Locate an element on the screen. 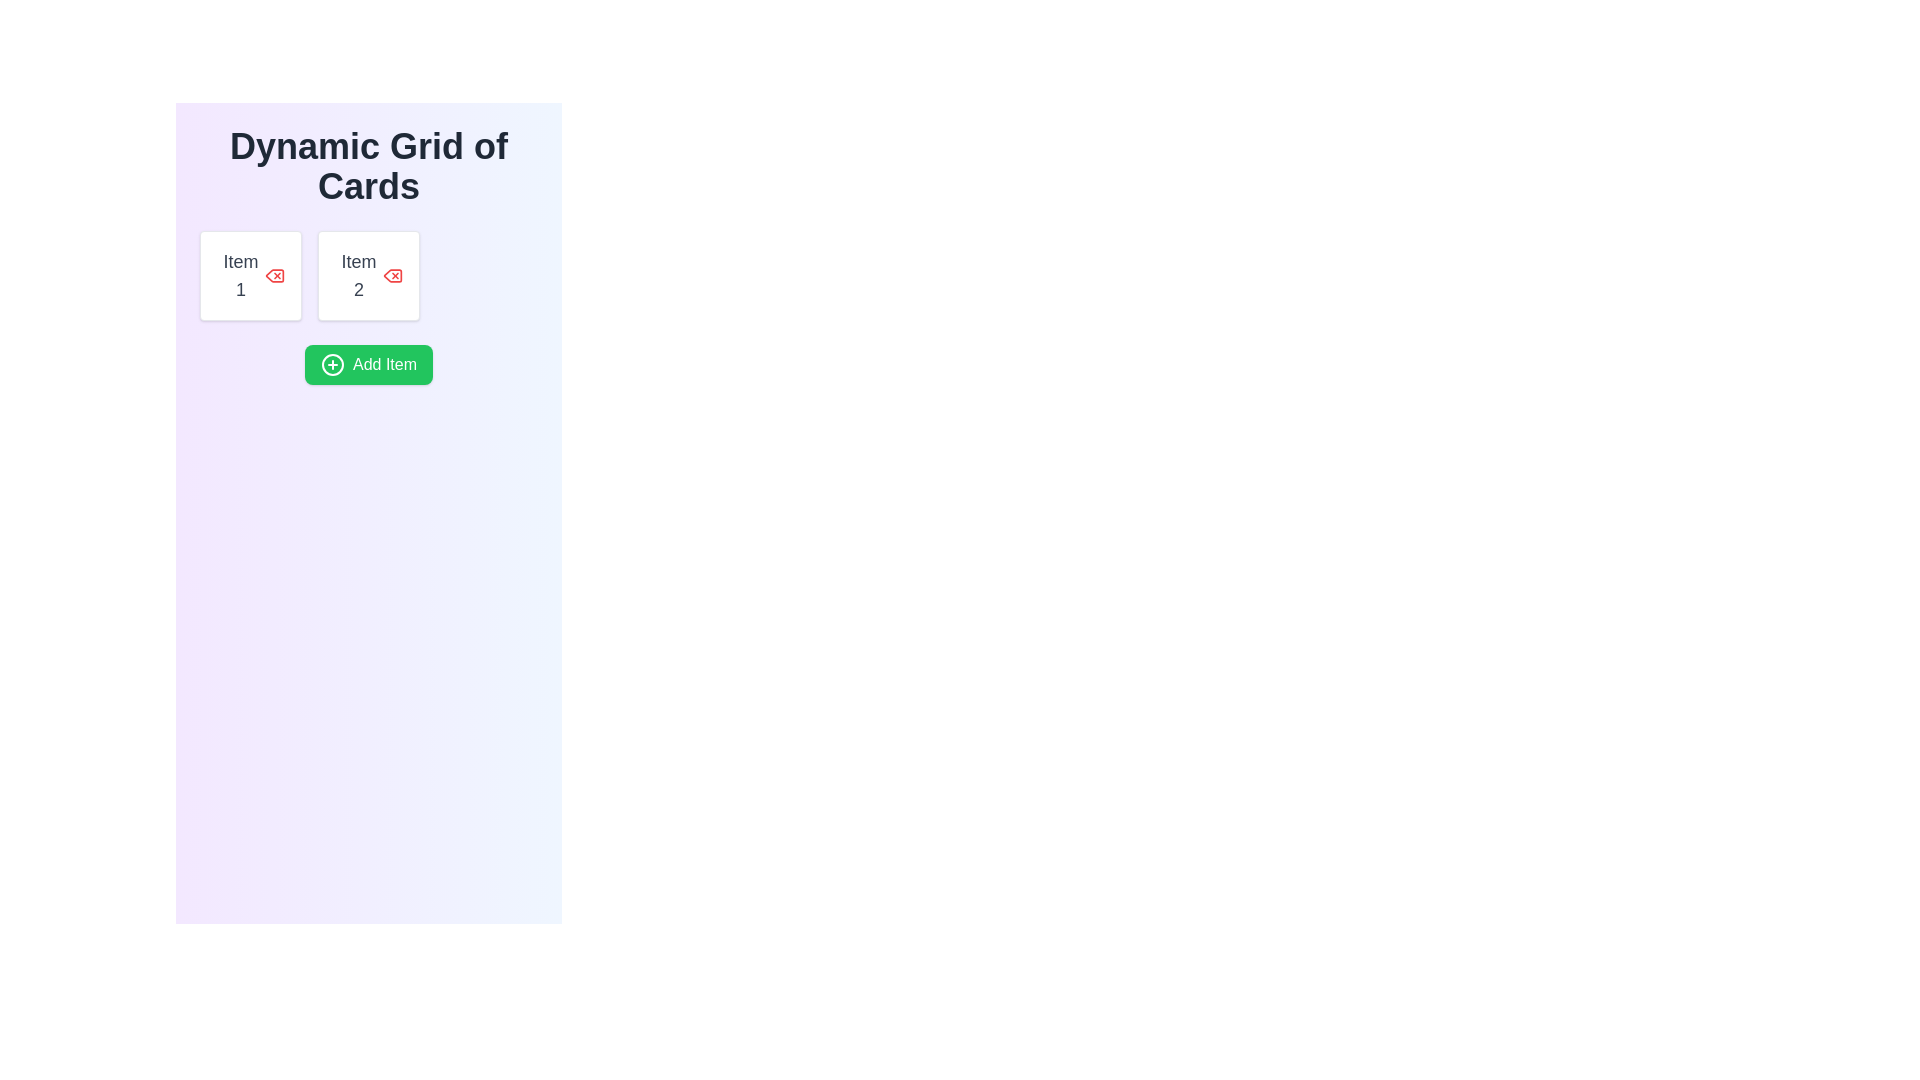 This screenshot has height=1080, width=1920. the Delete Icon button located at the top-right corner of the card labeled 'Item 2' is located at coordinates (393, 276).